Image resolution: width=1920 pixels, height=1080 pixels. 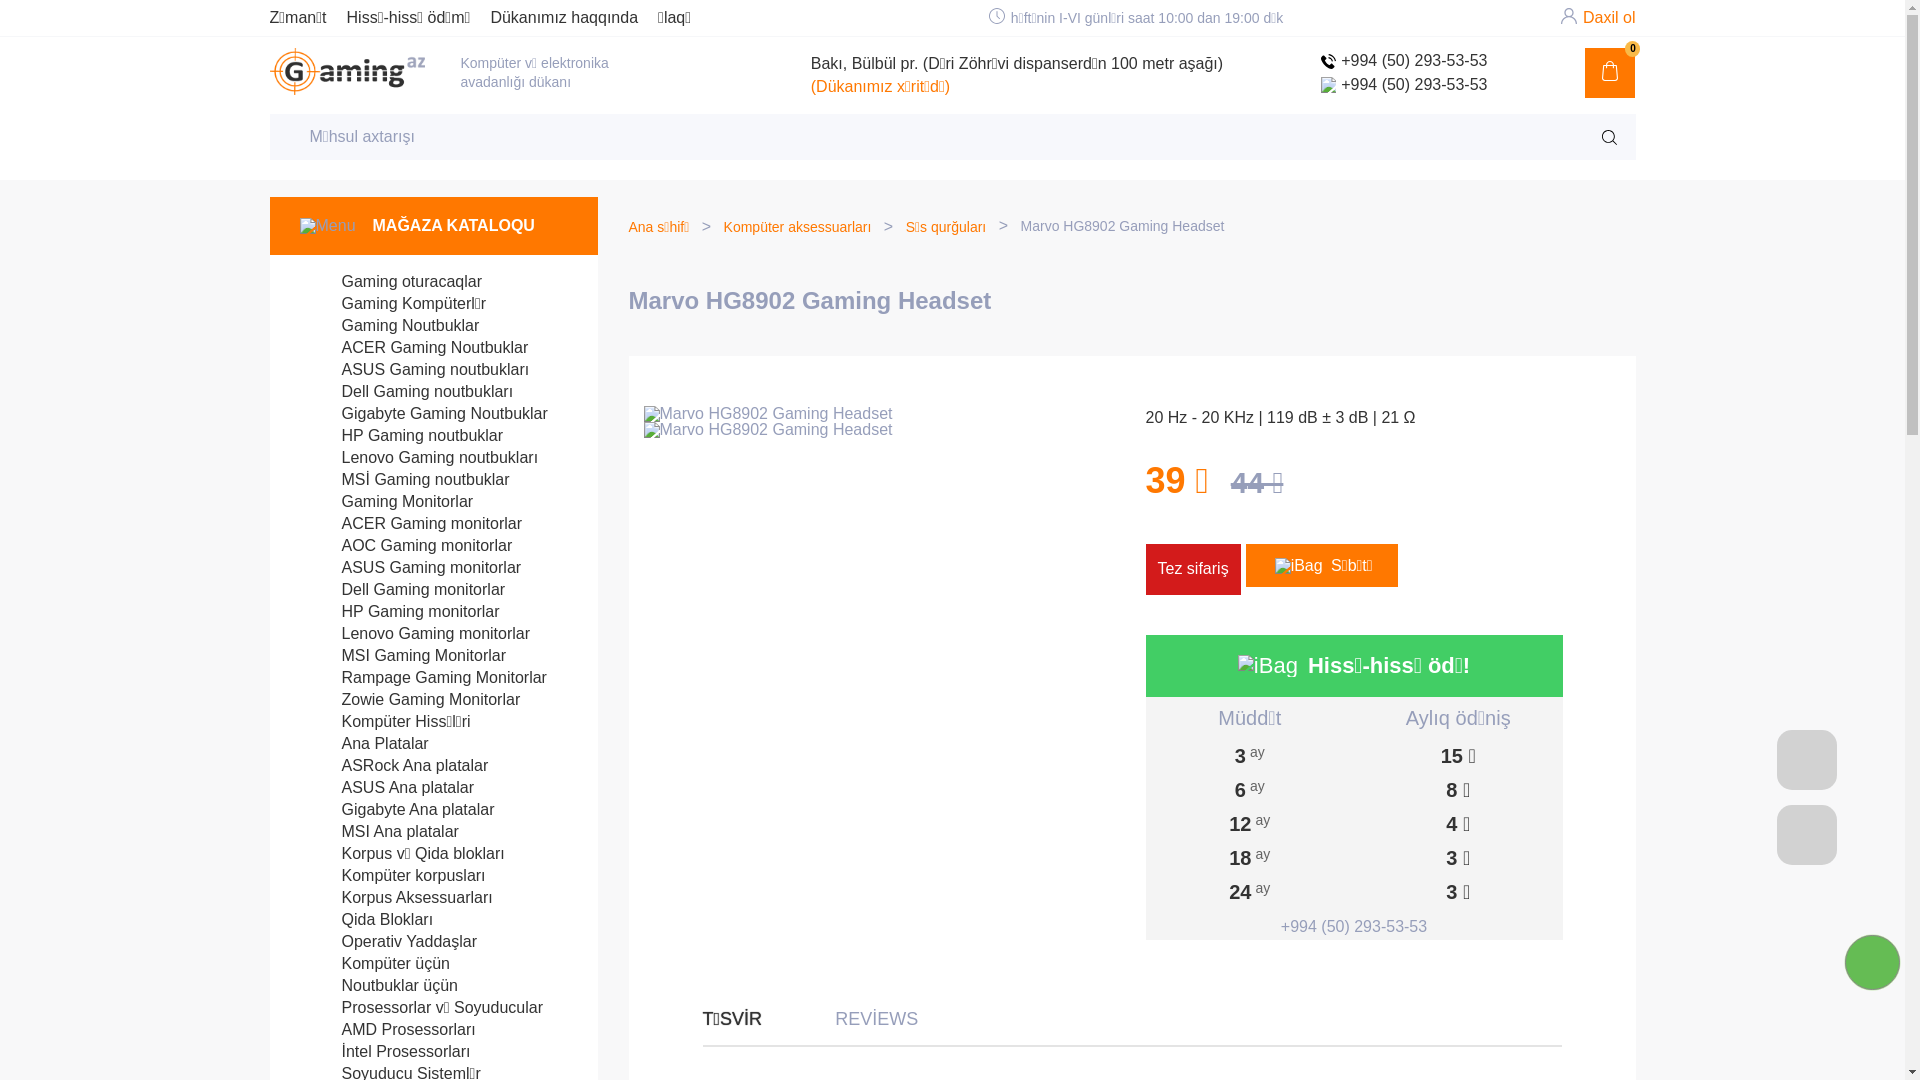 What do you see at coordinates (422, 676) in the screenshot?
I see `'Rampage Gaming Monitorlar'` at bounding box center [422, 676].